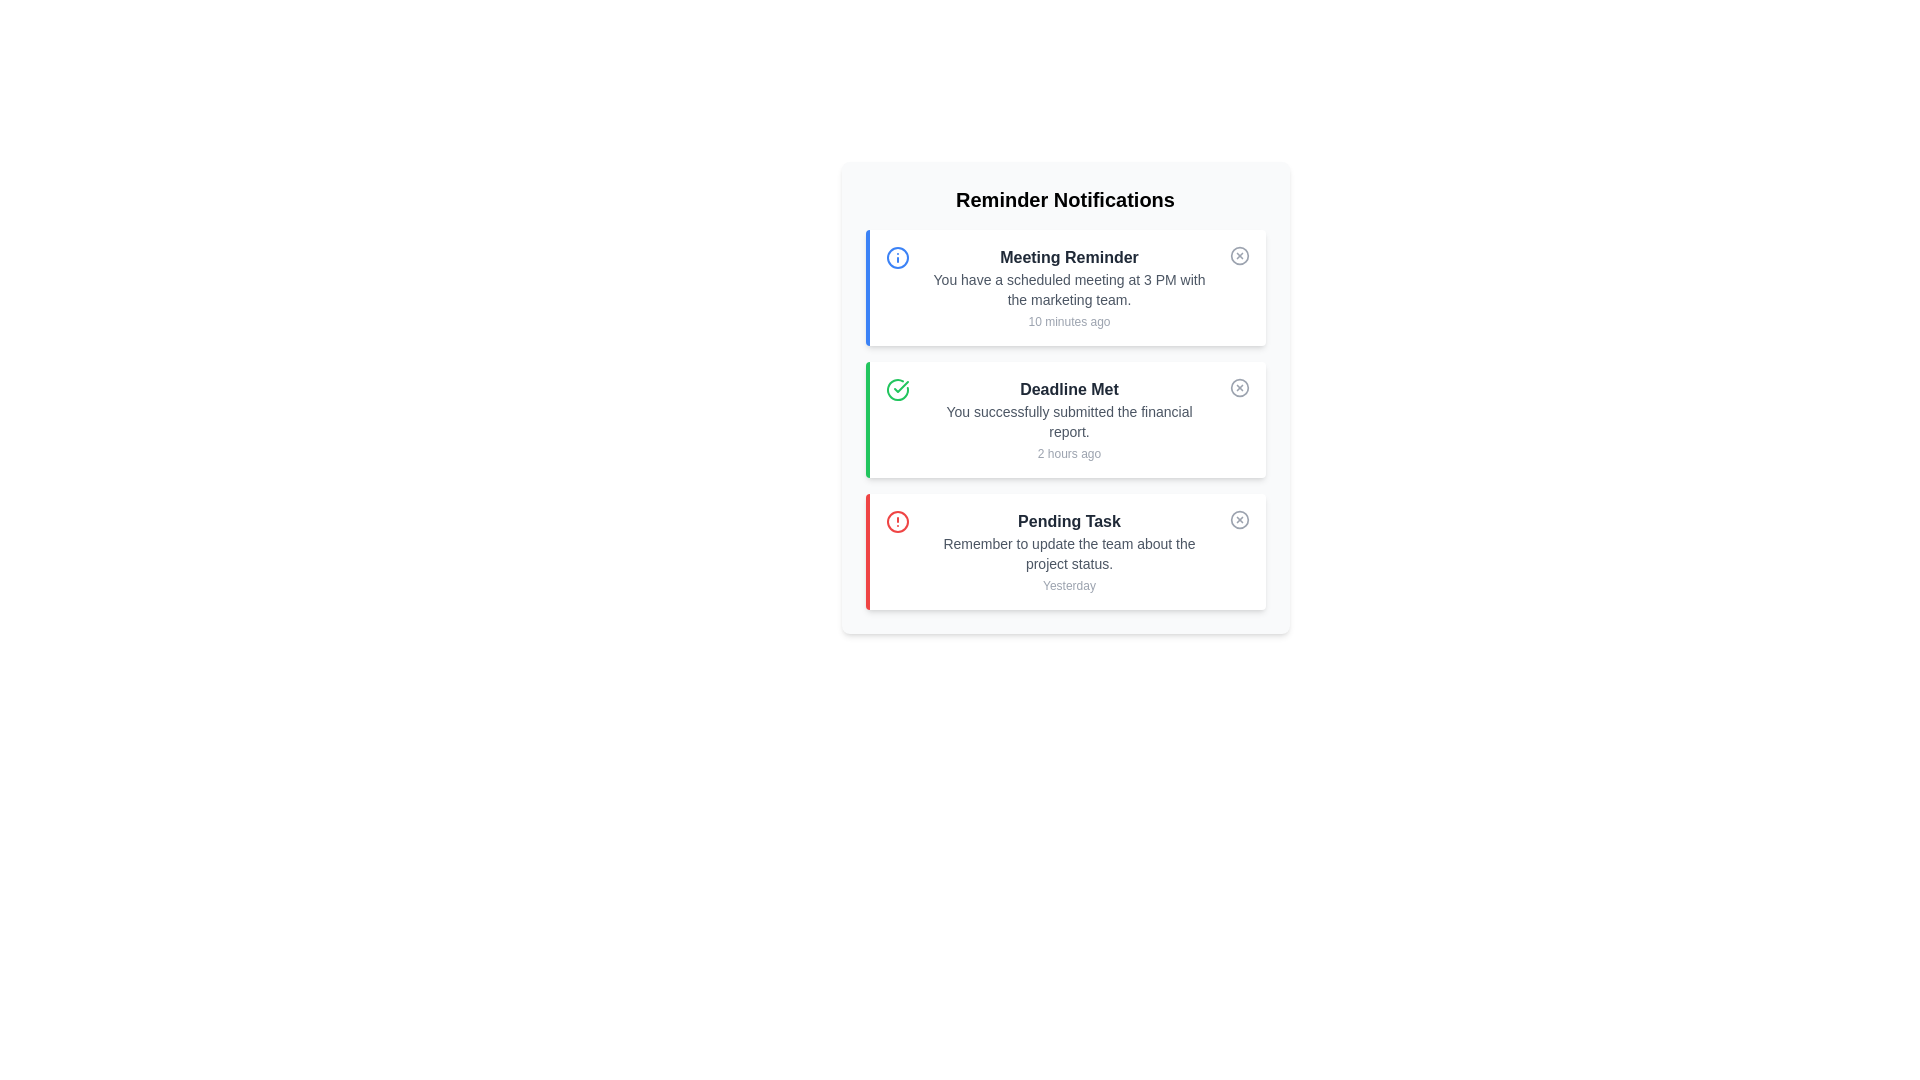 The image size is (1920, 1080). Describe the element at coordinates (1068, 289) in the screenshot. I see `text displayed in the notification card, which states 'You have a scheduled meeting at 3 PM with the marketing team.' This text is centrally aligned and appears below the title 'Meeting Reminder.'` at that location.